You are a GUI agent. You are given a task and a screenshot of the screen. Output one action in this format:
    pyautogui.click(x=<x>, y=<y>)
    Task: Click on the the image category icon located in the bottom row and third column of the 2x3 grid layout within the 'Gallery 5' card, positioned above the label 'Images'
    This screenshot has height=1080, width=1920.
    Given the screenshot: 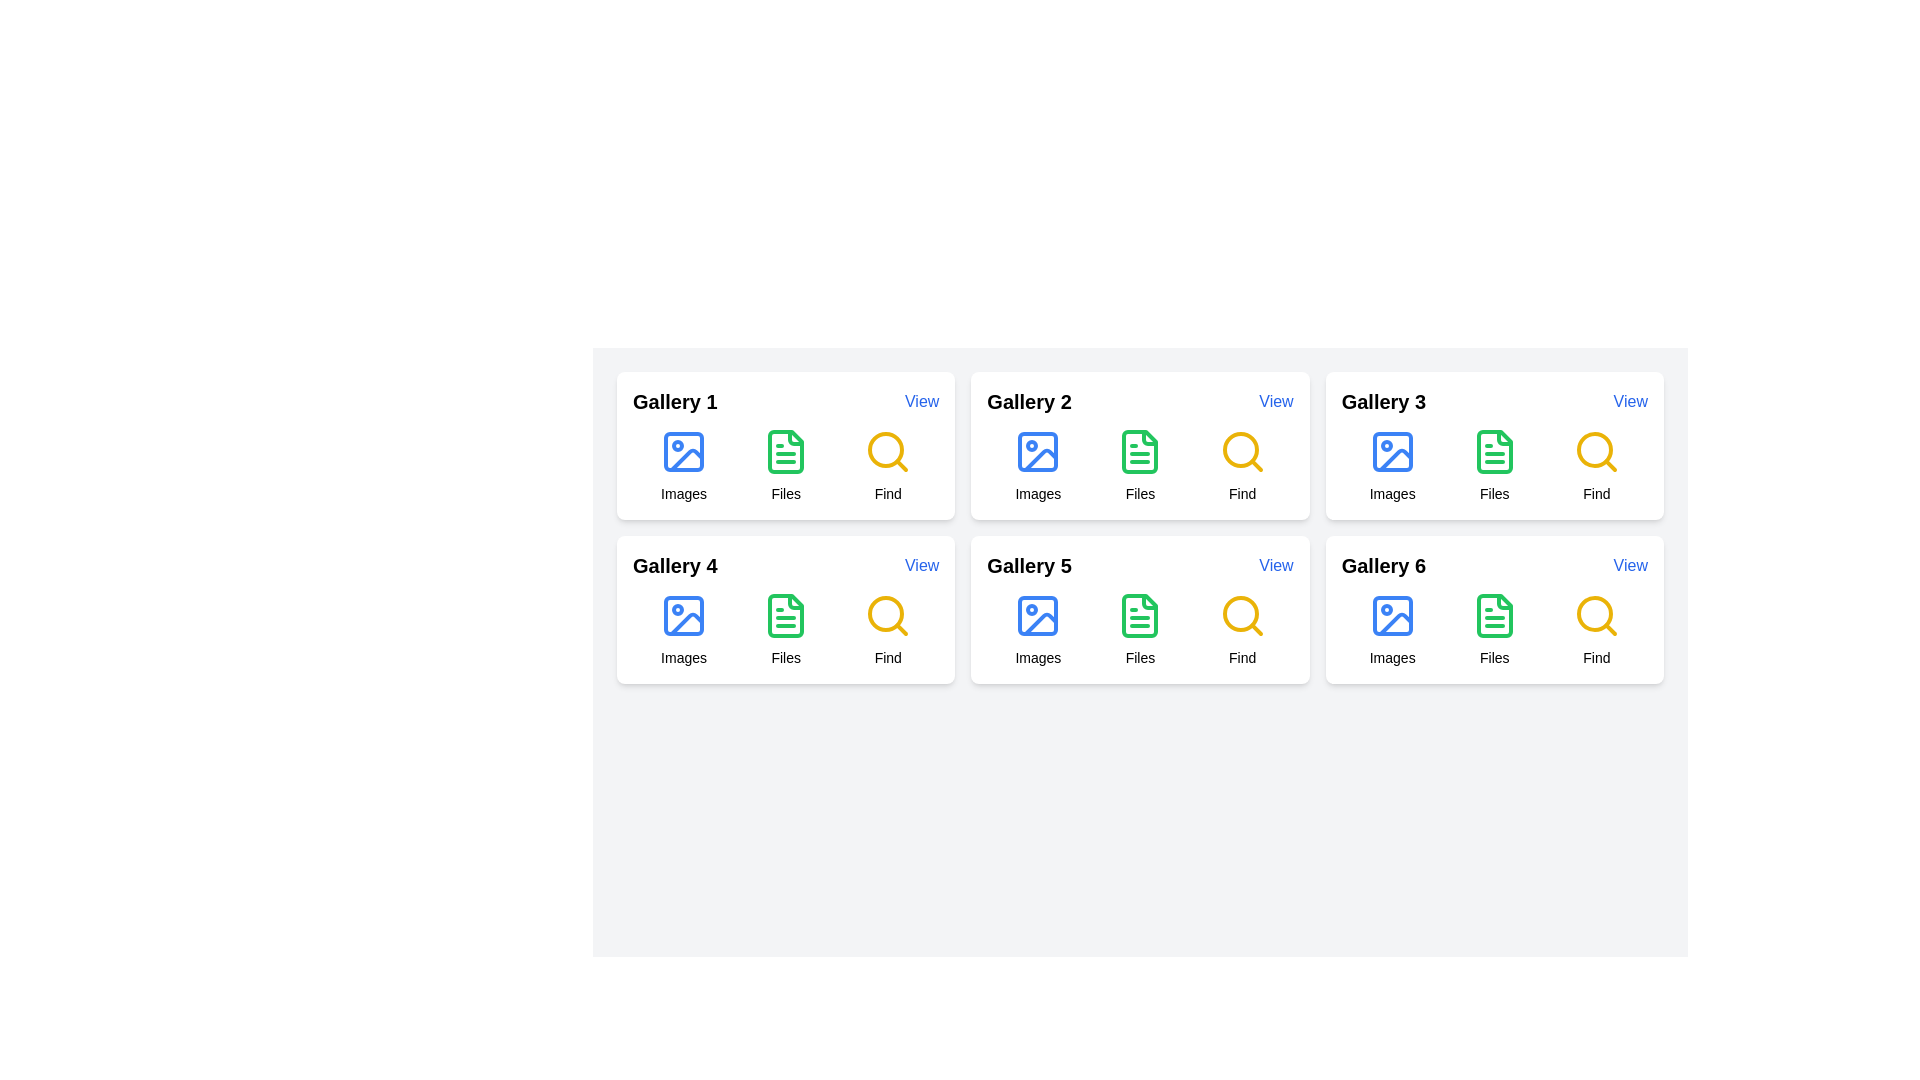 What is the action you would take?
    pyautogui.click(x=1038, y=615)
    